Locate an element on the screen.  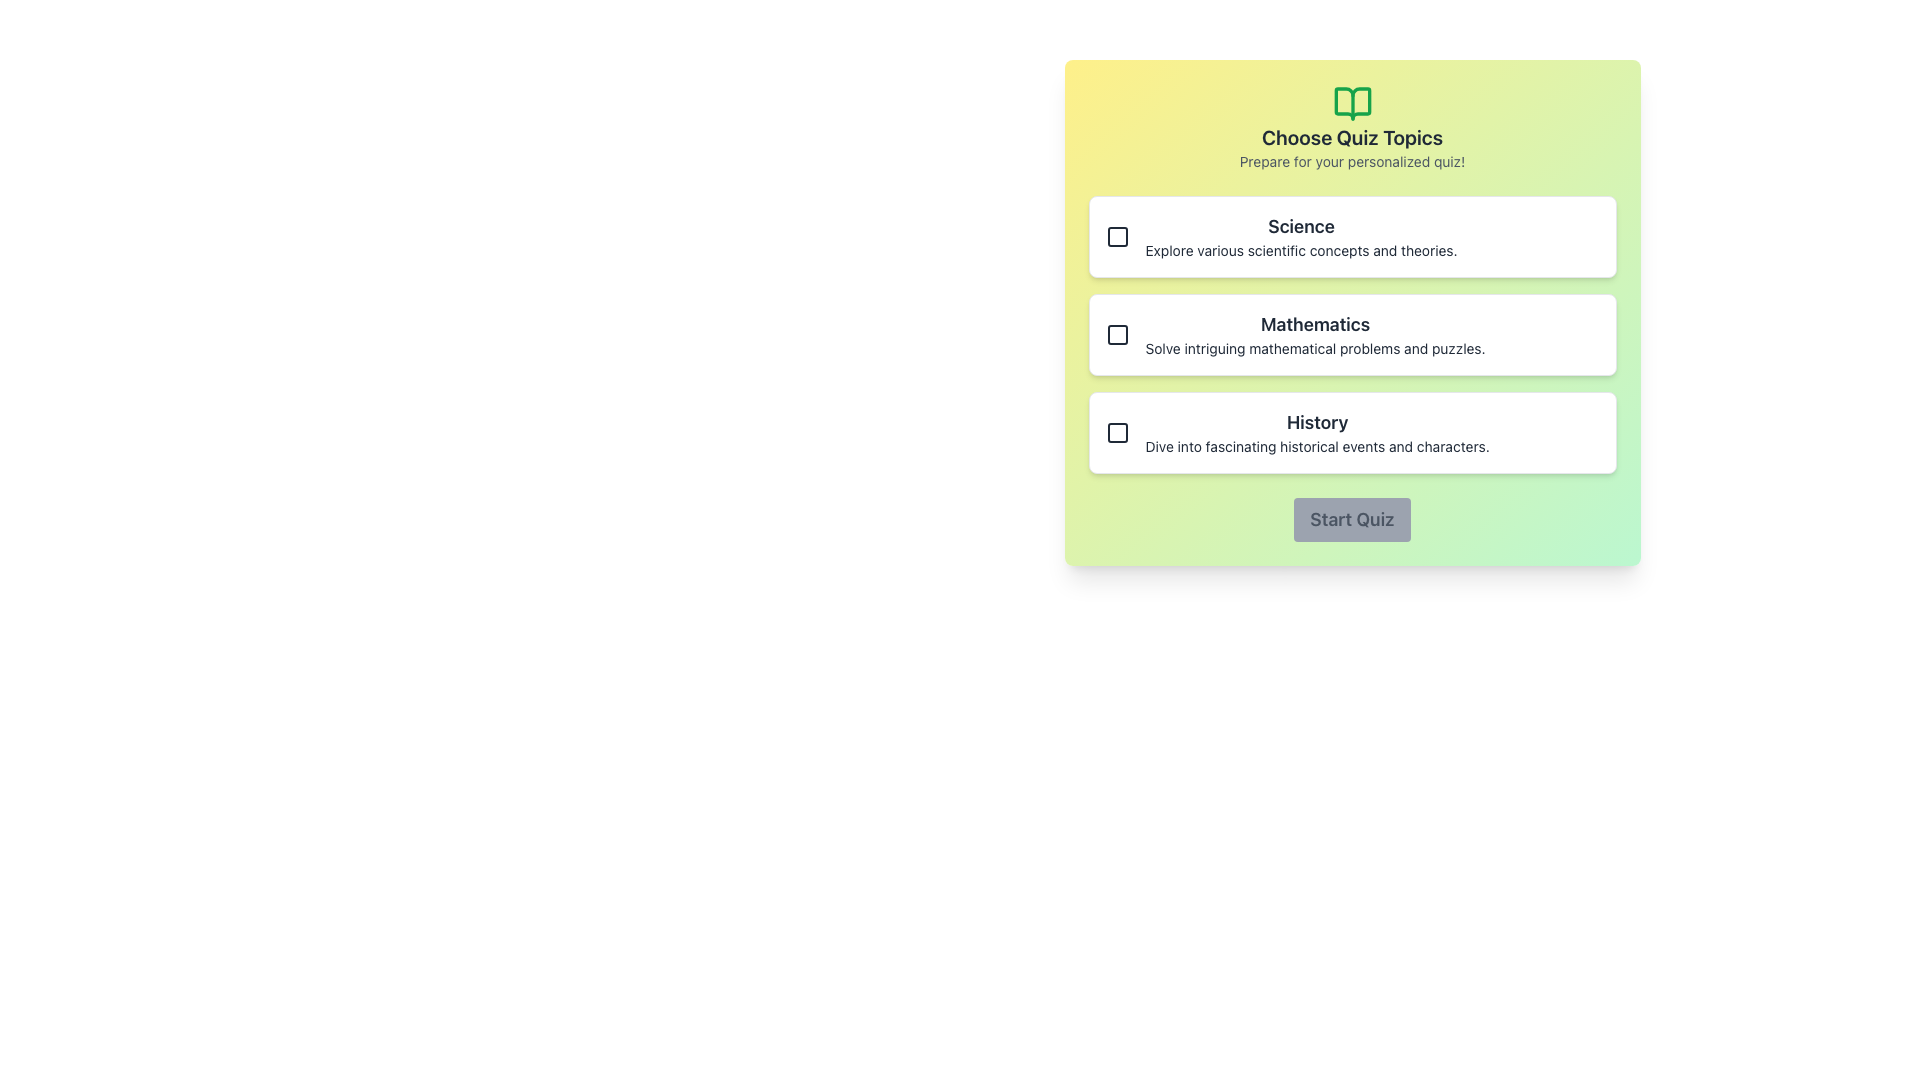
the first checkbox for the 'Science' quiz topic is located at coordinates (1116, 235).